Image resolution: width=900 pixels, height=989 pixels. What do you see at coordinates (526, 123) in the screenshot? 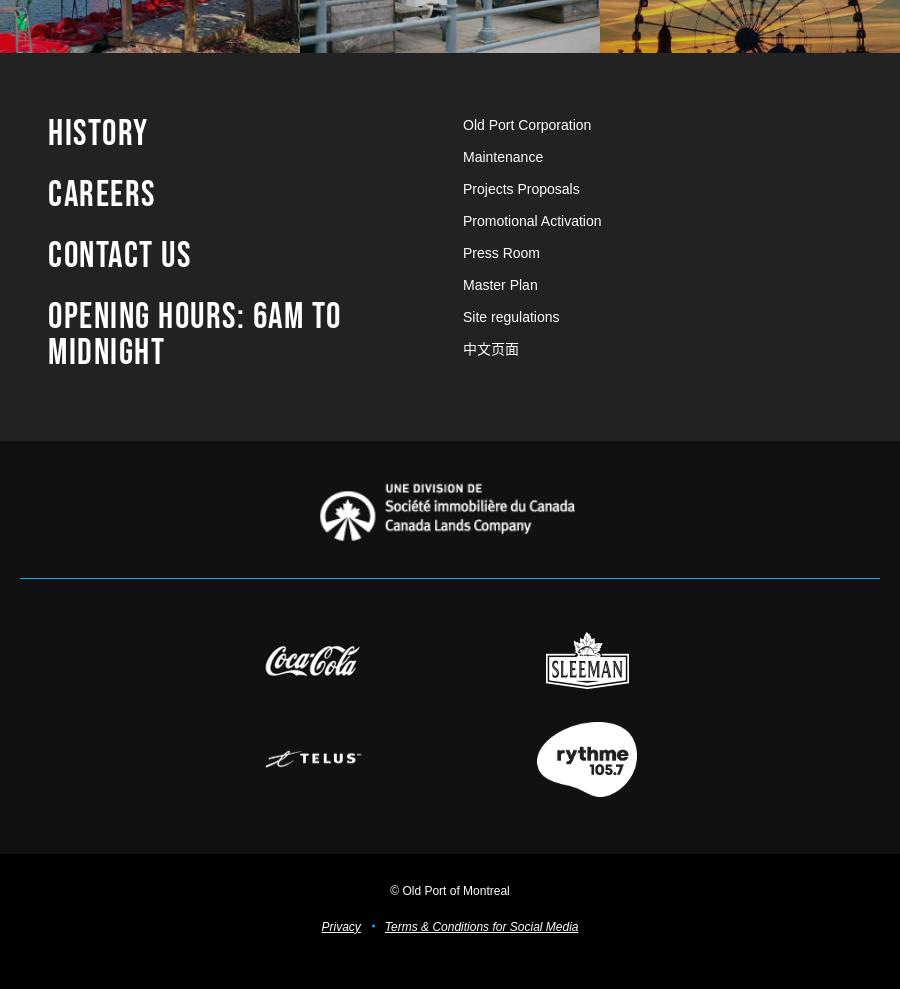
I see `'Old Port Corporation'` at bounding box center [526, 123].